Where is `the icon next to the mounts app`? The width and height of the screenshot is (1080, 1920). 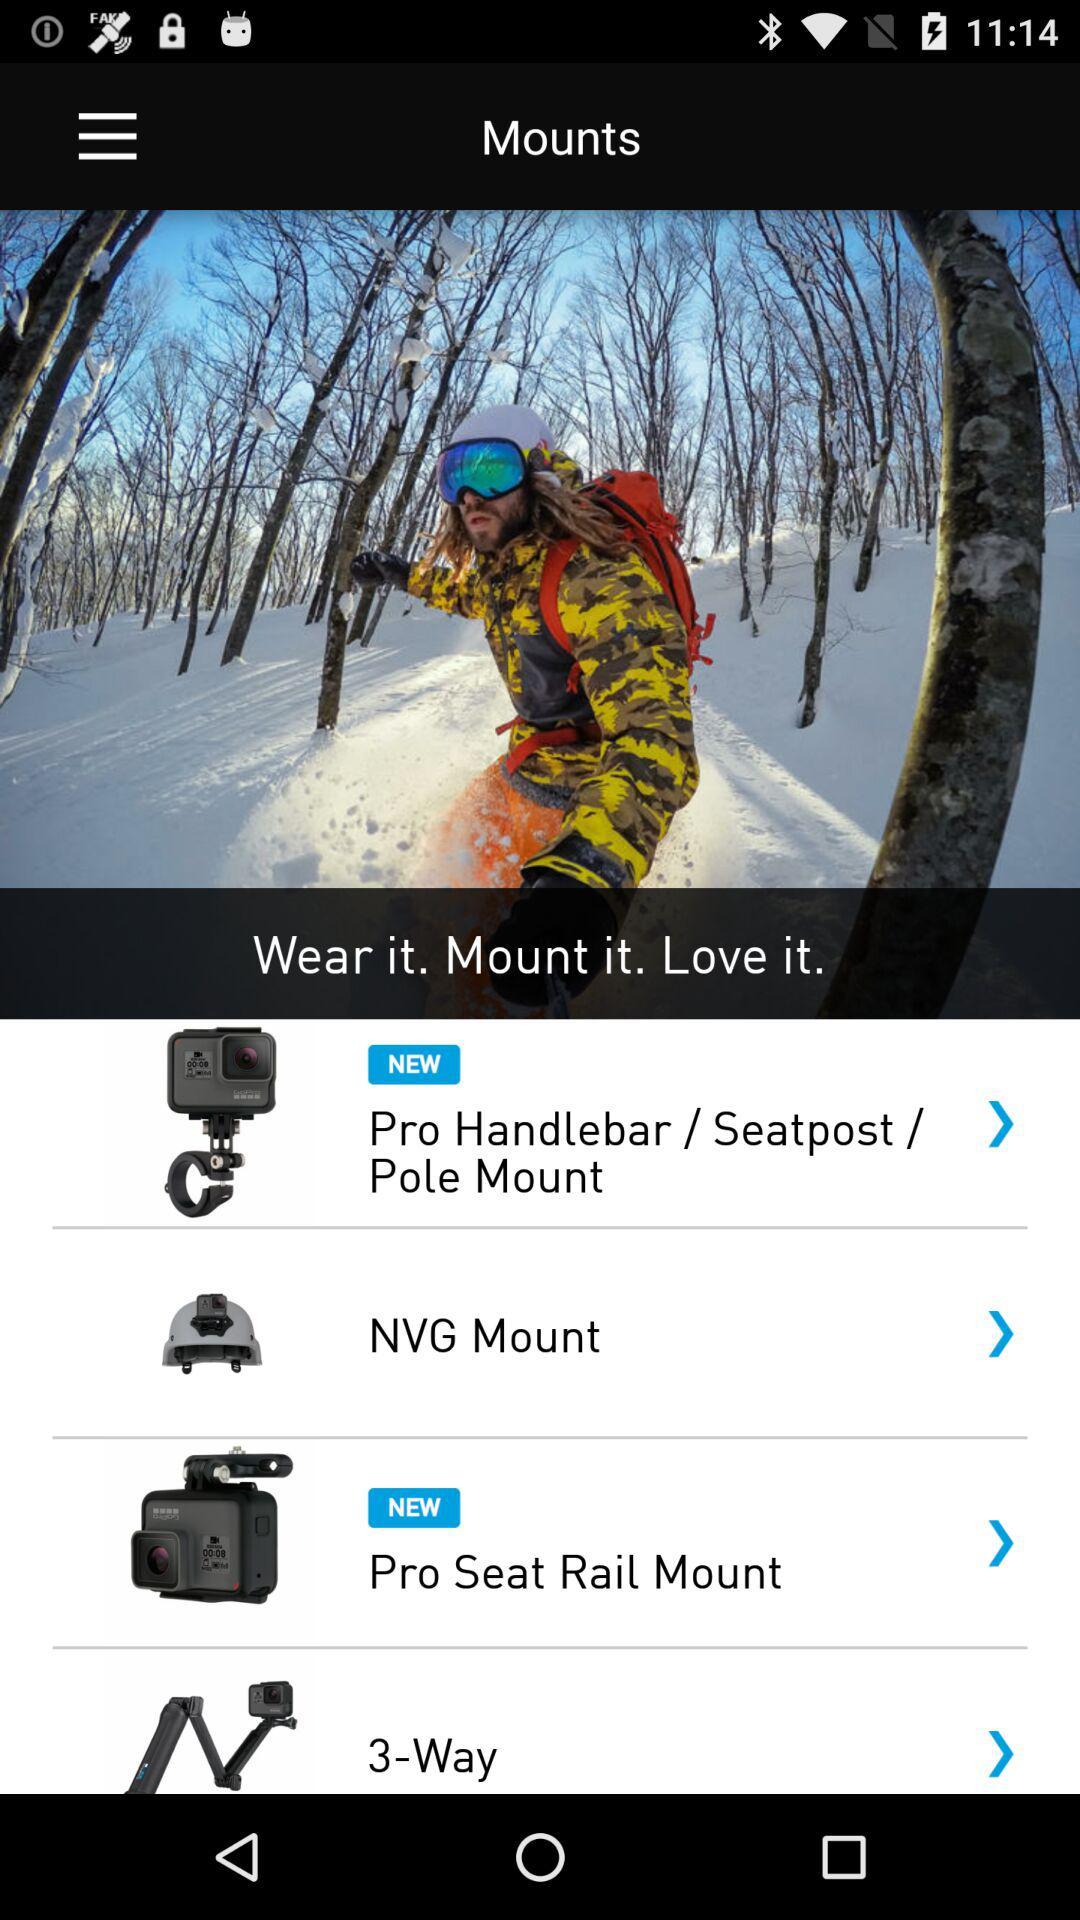
the icon next to the mounts app is located at coordinates (107, 135).